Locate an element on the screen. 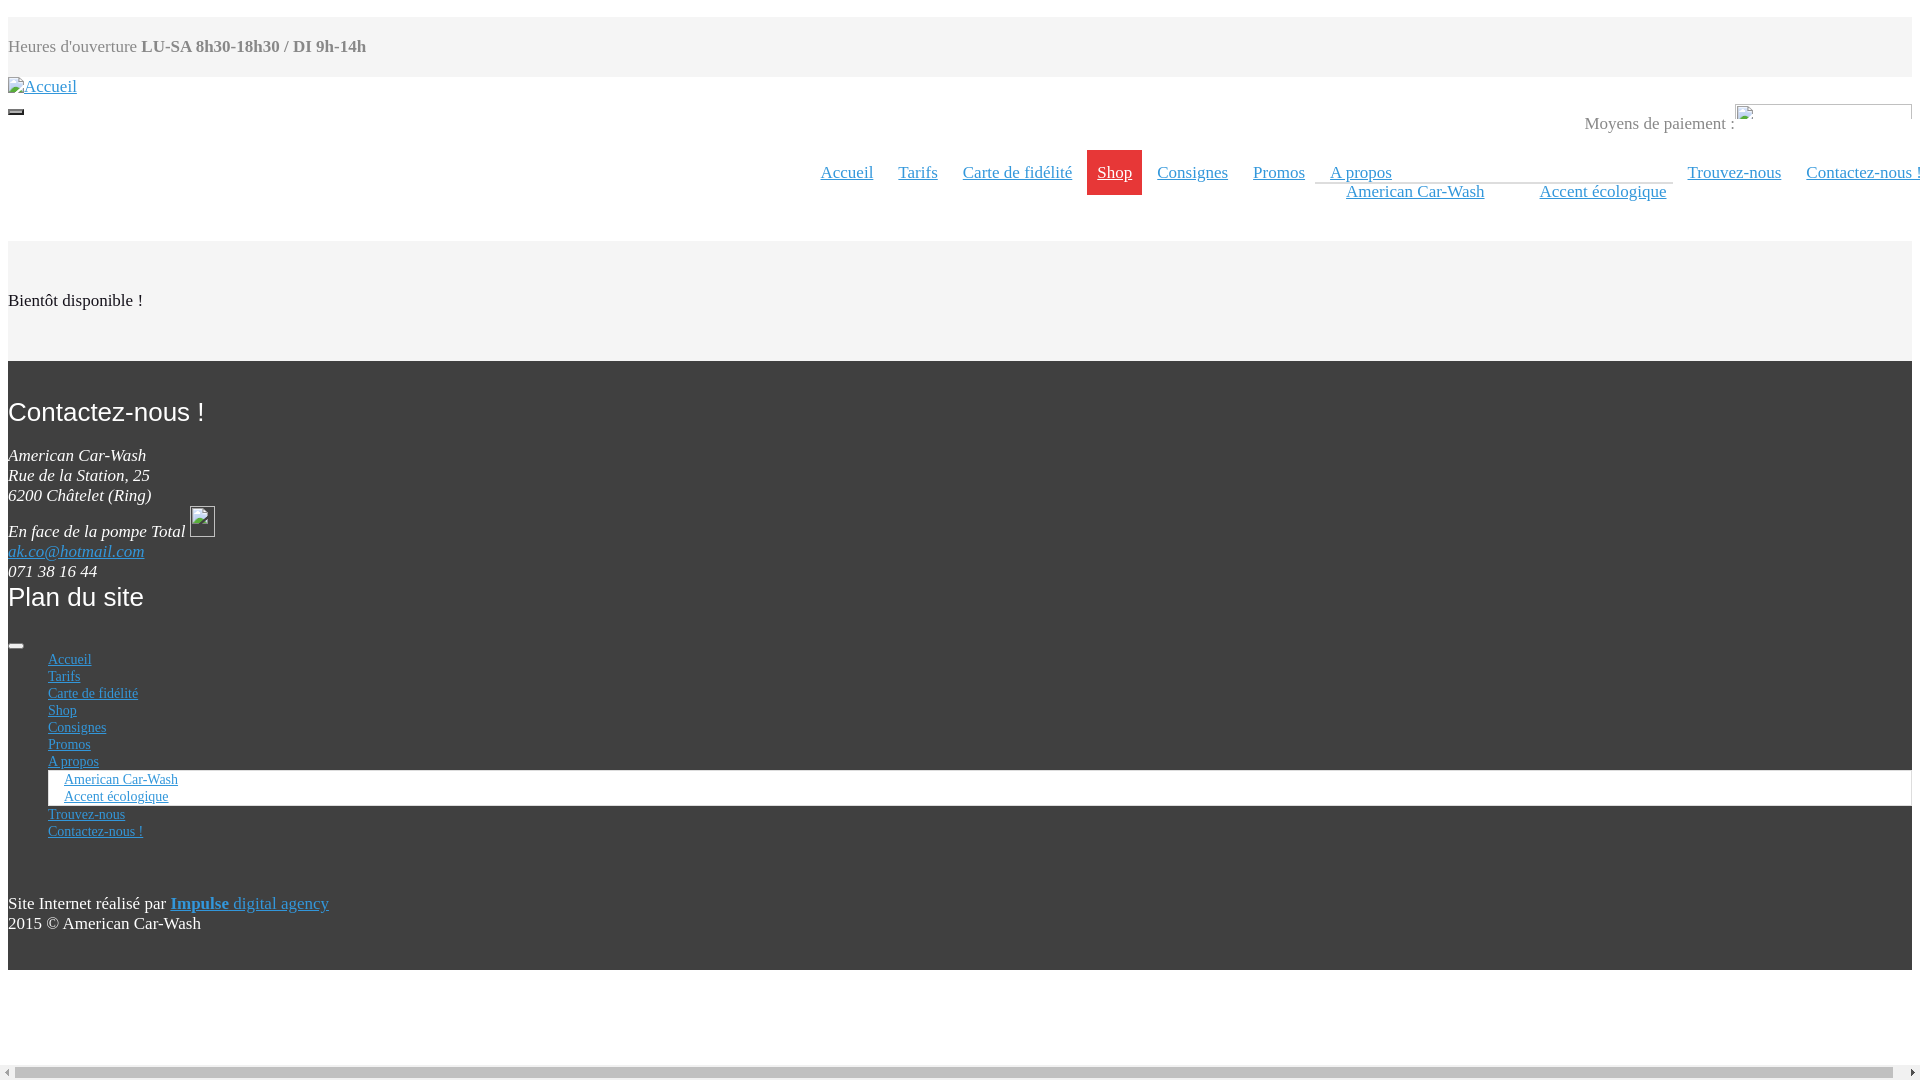 Image resolution: width=1920 pixels, height=1080 pixels. 'Consignes' is located at coordinates (76, 727).